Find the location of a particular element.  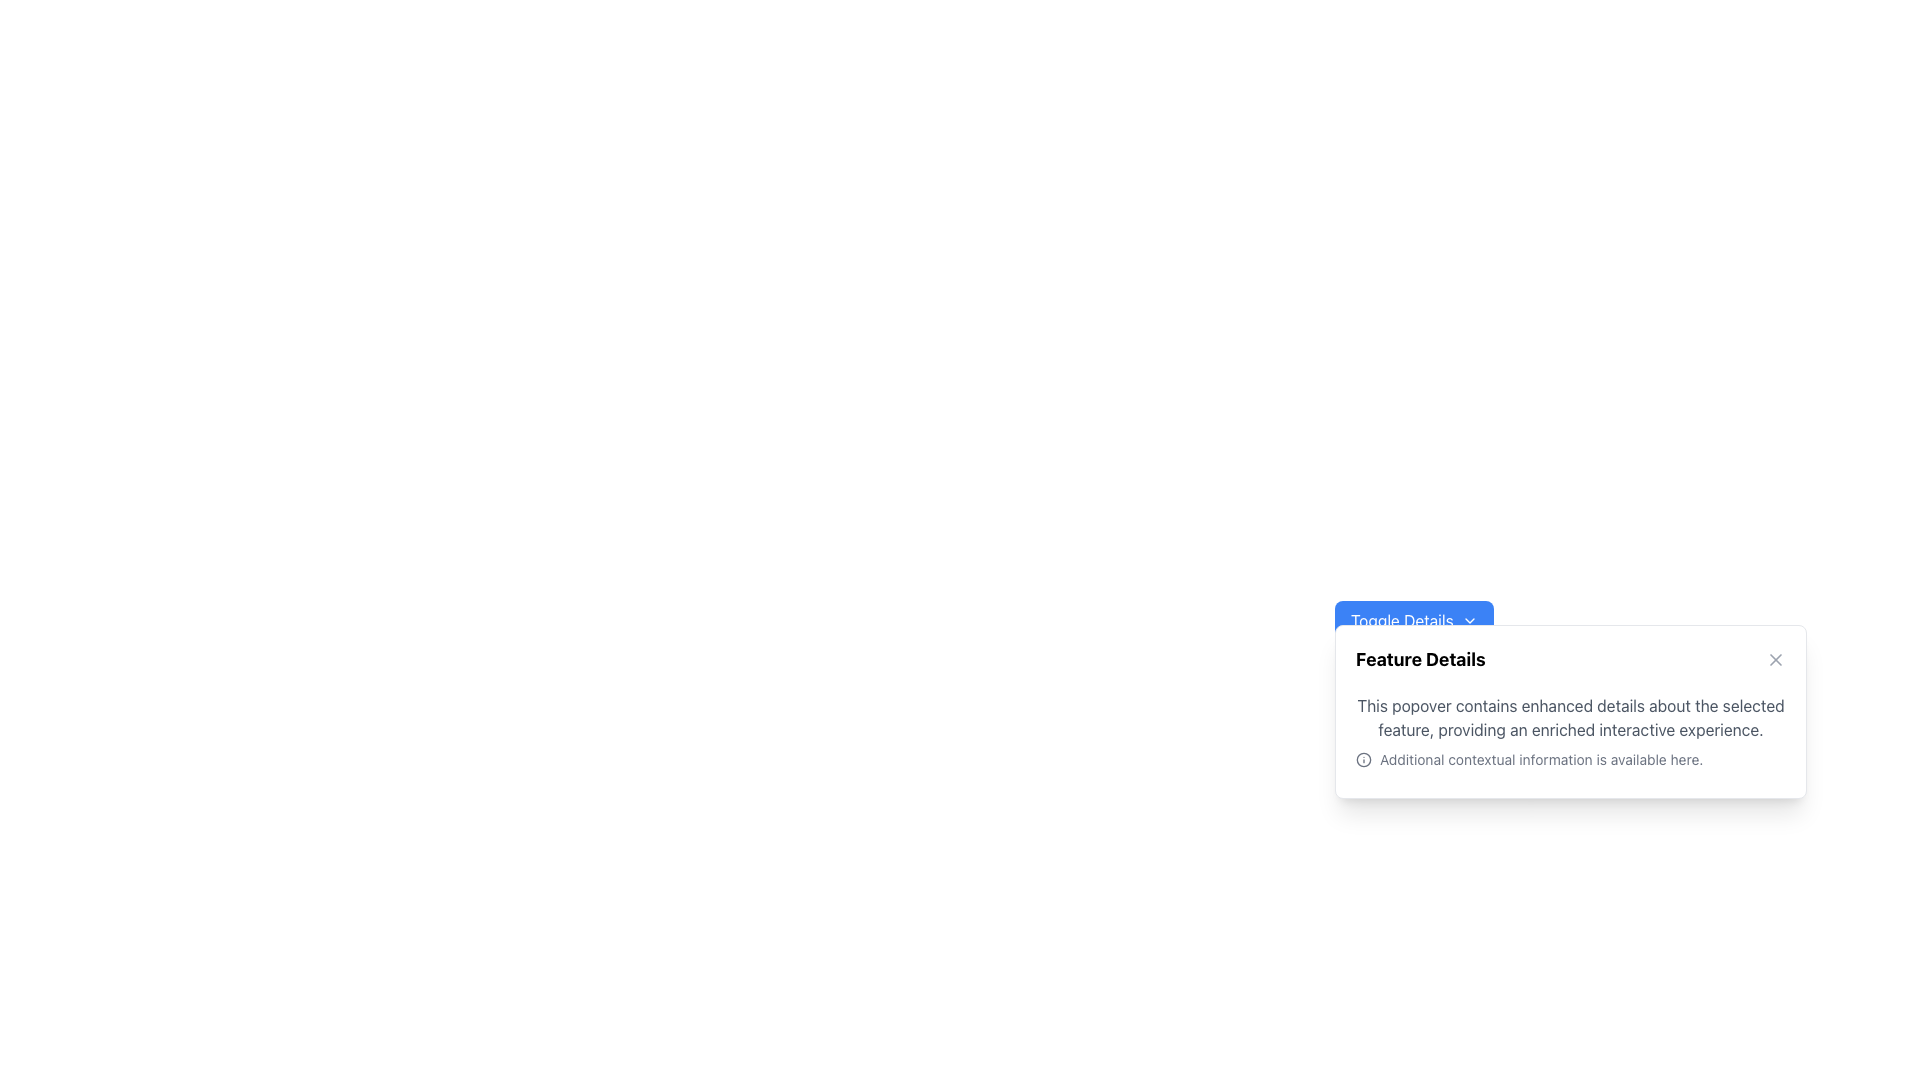

bold black text 'Feature Details' at the top of the card for information is located at coordinates (1419, 659).